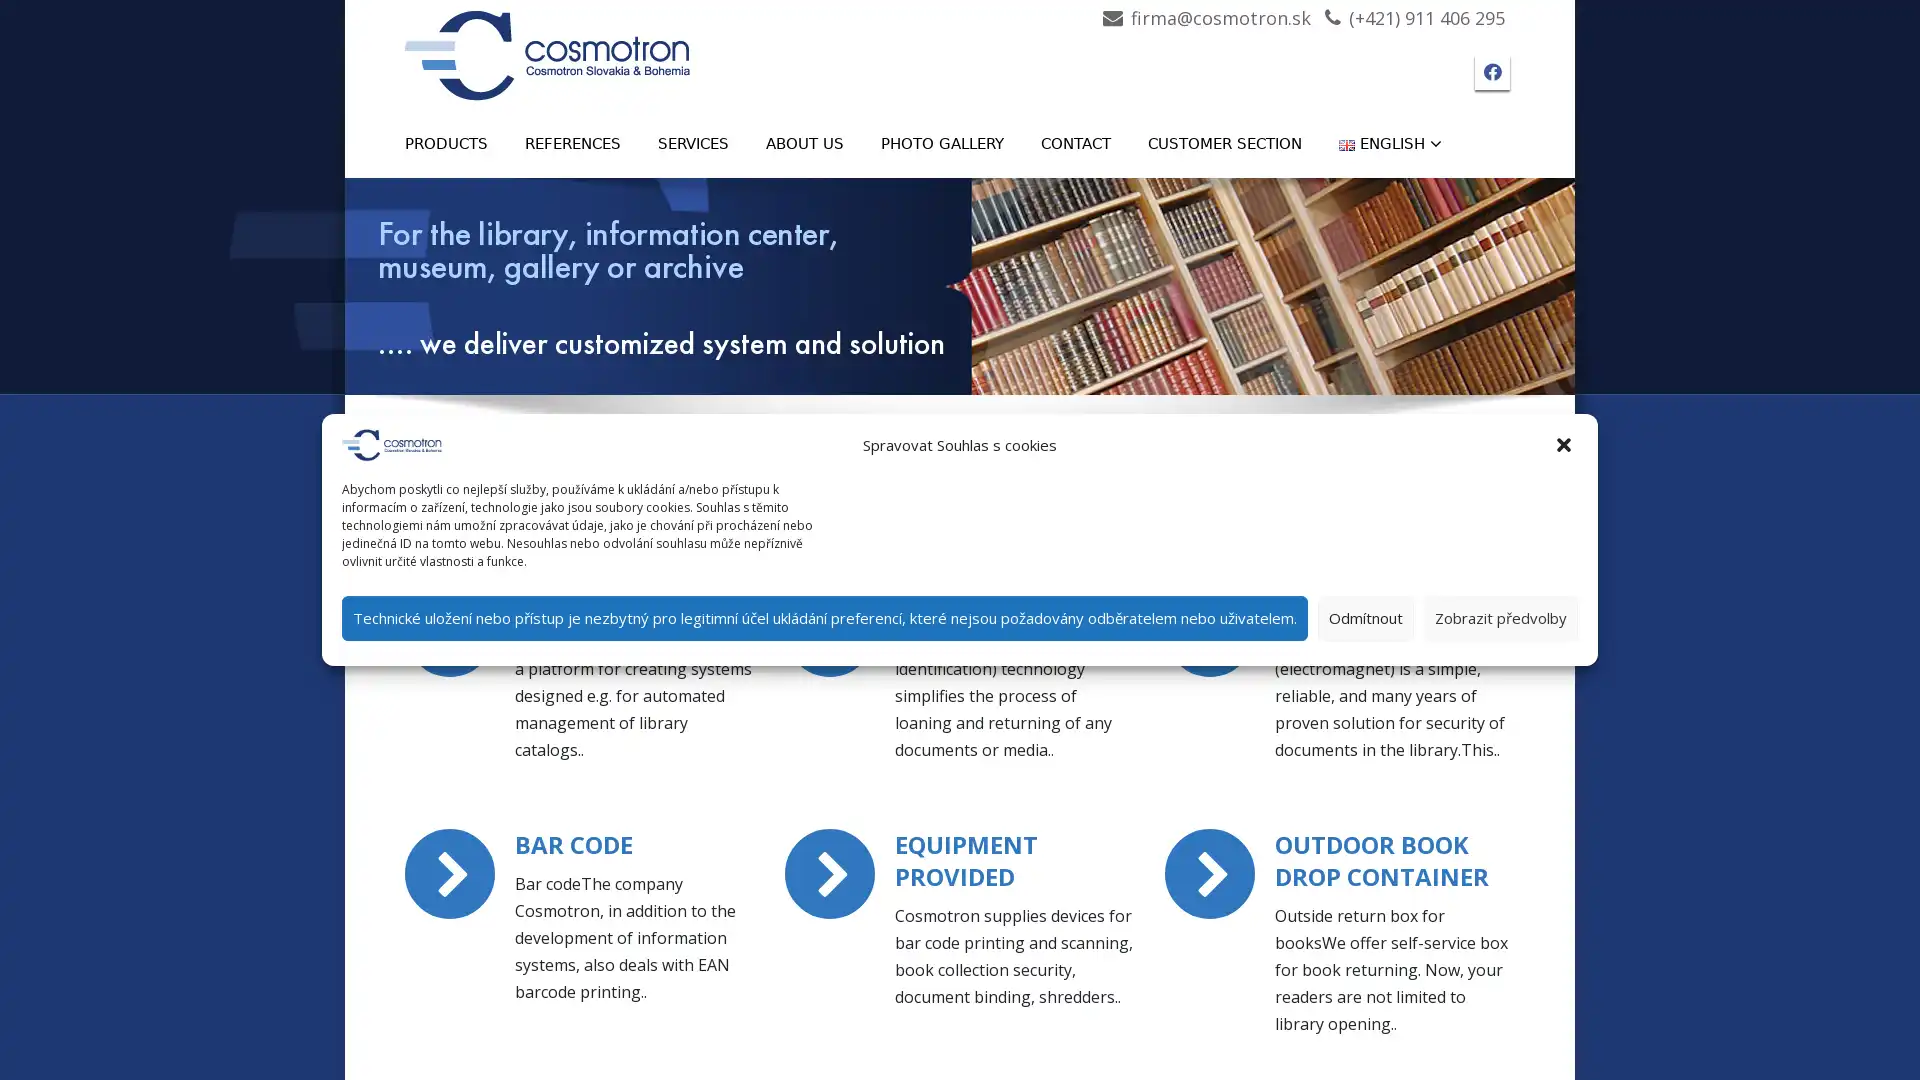 The height and width of the screenshot is (1080, 1920). Describe the element at coordinates (825, 616) in the screenshot. I see `Technicke ulozeni nebo pristup je nezbytny pro legitimni ucel ukladani preferenci, ktere nejsou pozadovany odberatelem nebo uzivatelem.` at that location.